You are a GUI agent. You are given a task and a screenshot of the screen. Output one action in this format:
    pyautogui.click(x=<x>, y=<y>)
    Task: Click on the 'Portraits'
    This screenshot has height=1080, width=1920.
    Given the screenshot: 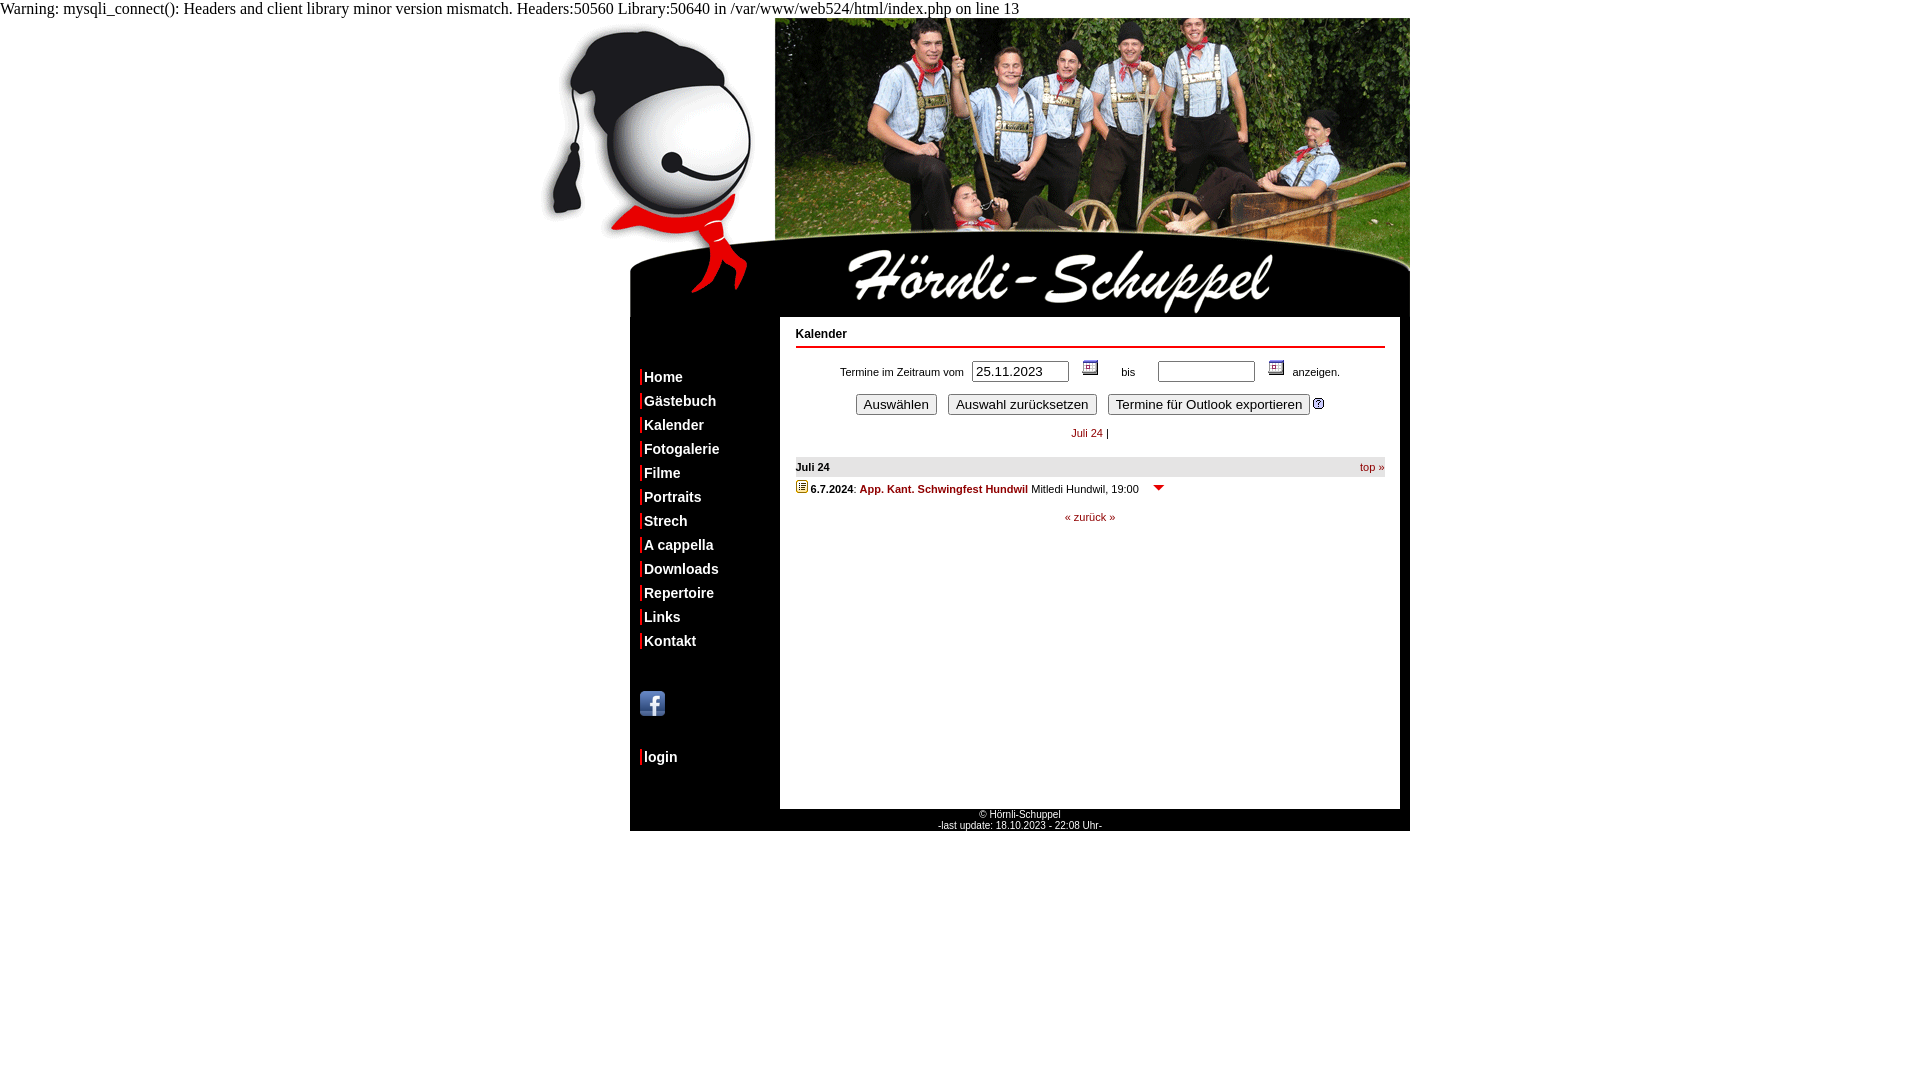 What is the action you would take?
    pyautogui.click(x=638, y=496)
    